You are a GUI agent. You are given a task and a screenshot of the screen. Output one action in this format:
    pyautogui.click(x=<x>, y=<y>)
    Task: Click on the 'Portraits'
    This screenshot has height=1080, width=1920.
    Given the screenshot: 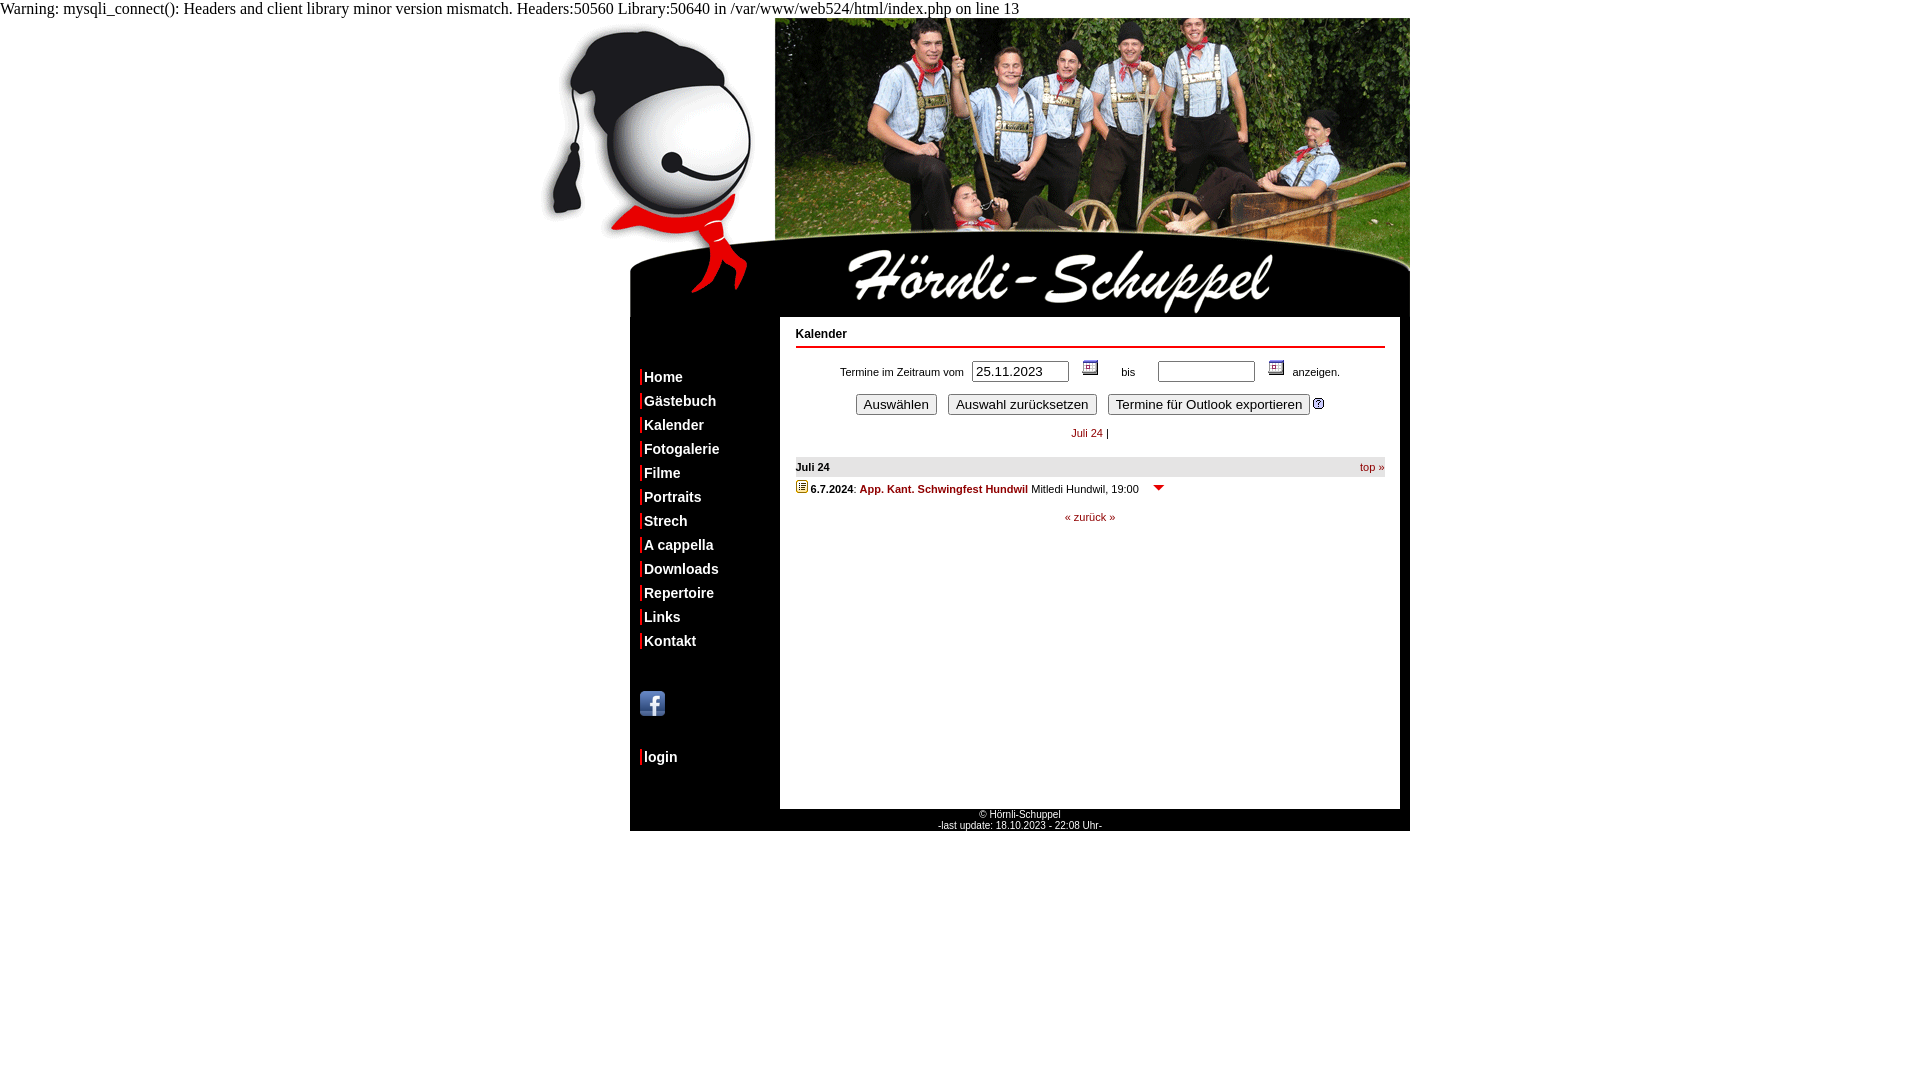 What is the action you would take?
    pyautogui.click(x=638, y=496)
    